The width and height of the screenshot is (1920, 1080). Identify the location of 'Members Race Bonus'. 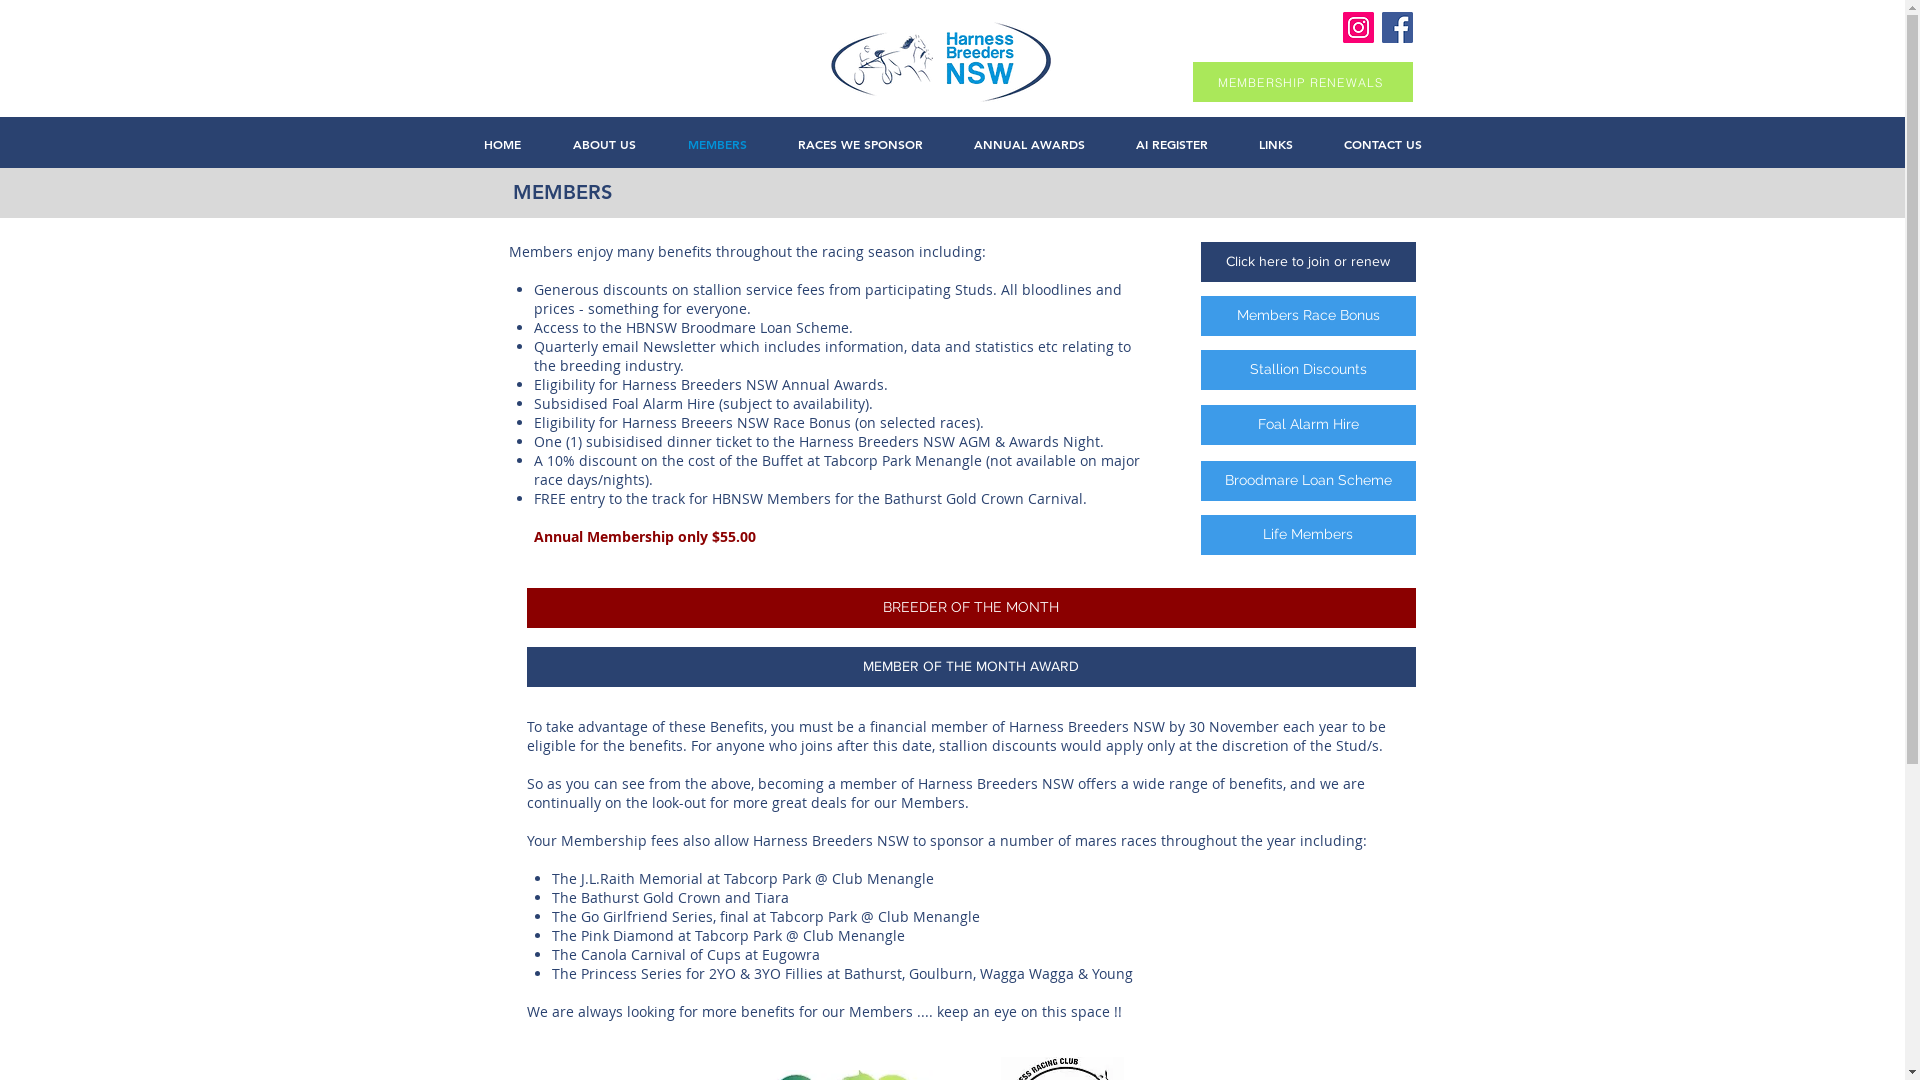
(1307, 315).